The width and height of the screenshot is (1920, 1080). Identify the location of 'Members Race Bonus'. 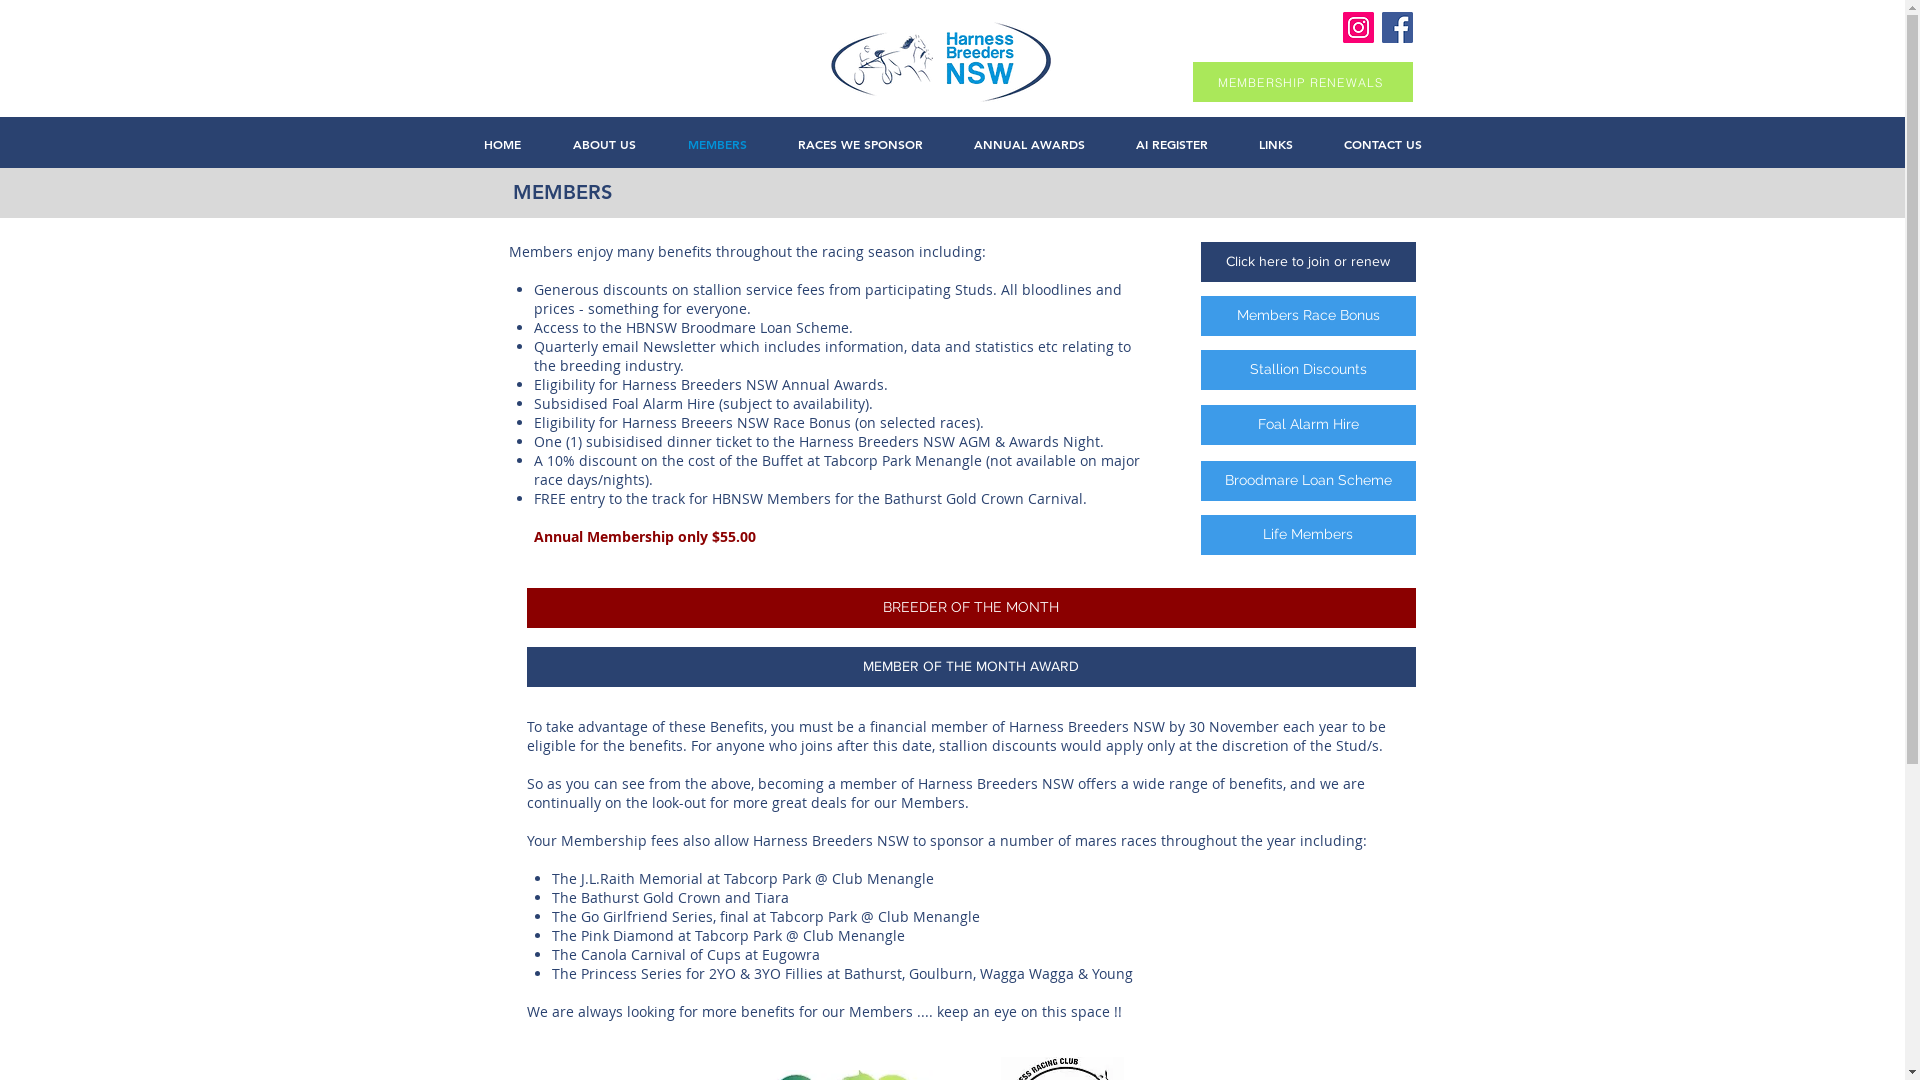
(1307, 315).